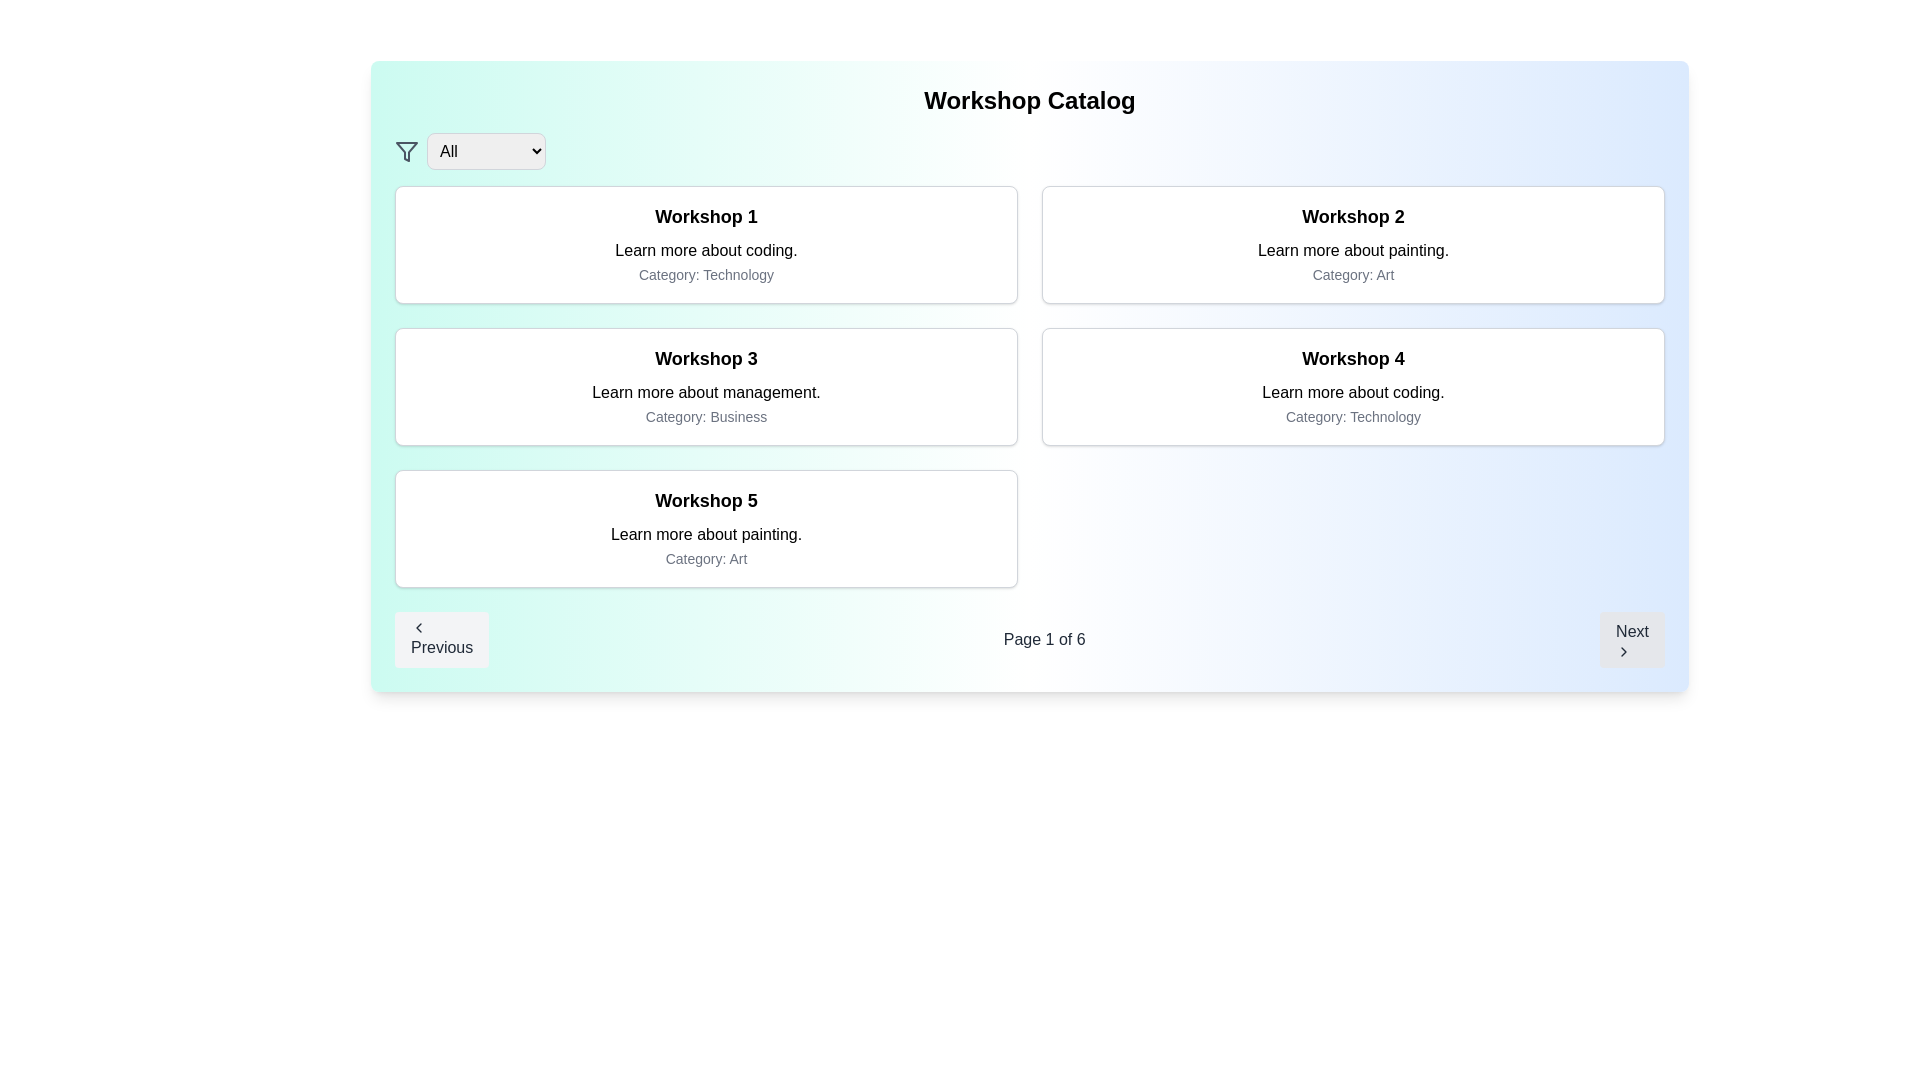  I want to click on the filter funnel icon located near the top-left corner of the interface, adjacent to the 'All' dropdown, as a visual indicator, so click(406, 150).